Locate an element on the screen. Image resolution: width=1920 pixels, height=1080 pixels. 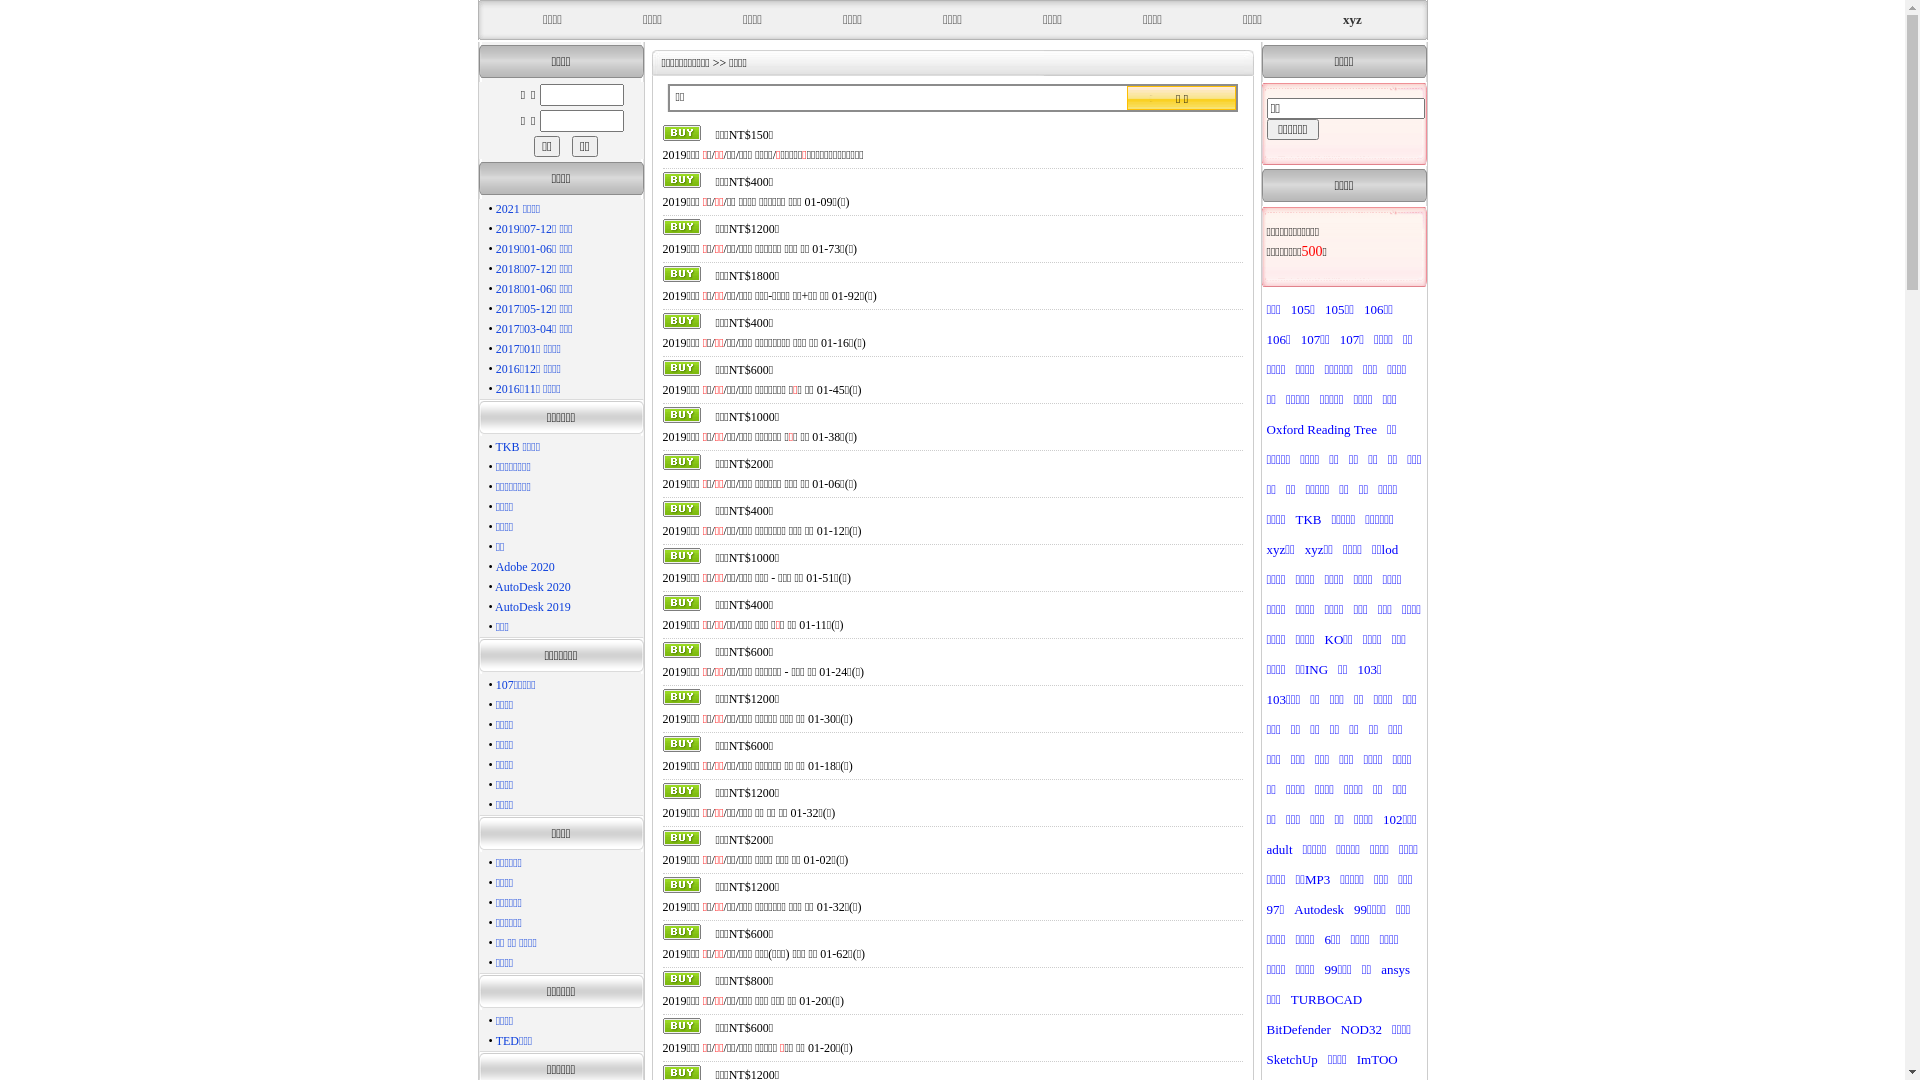
'AutoDesk 2020' is located at coordinates (532, 585).